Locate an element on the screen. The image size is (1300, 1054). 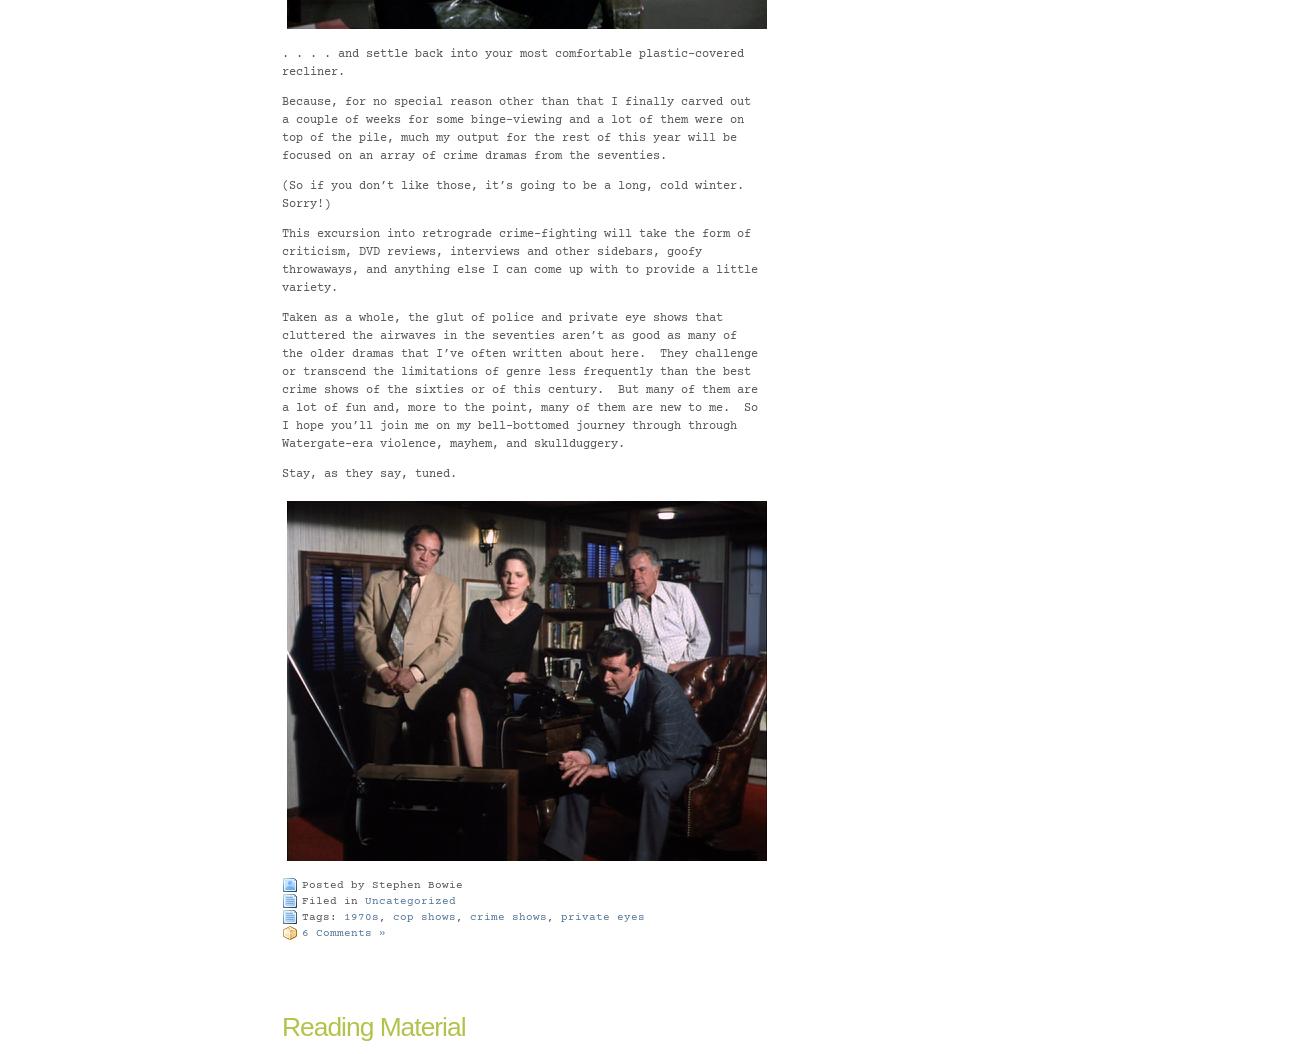
'cop shows' is located at coordinates (424, 915).